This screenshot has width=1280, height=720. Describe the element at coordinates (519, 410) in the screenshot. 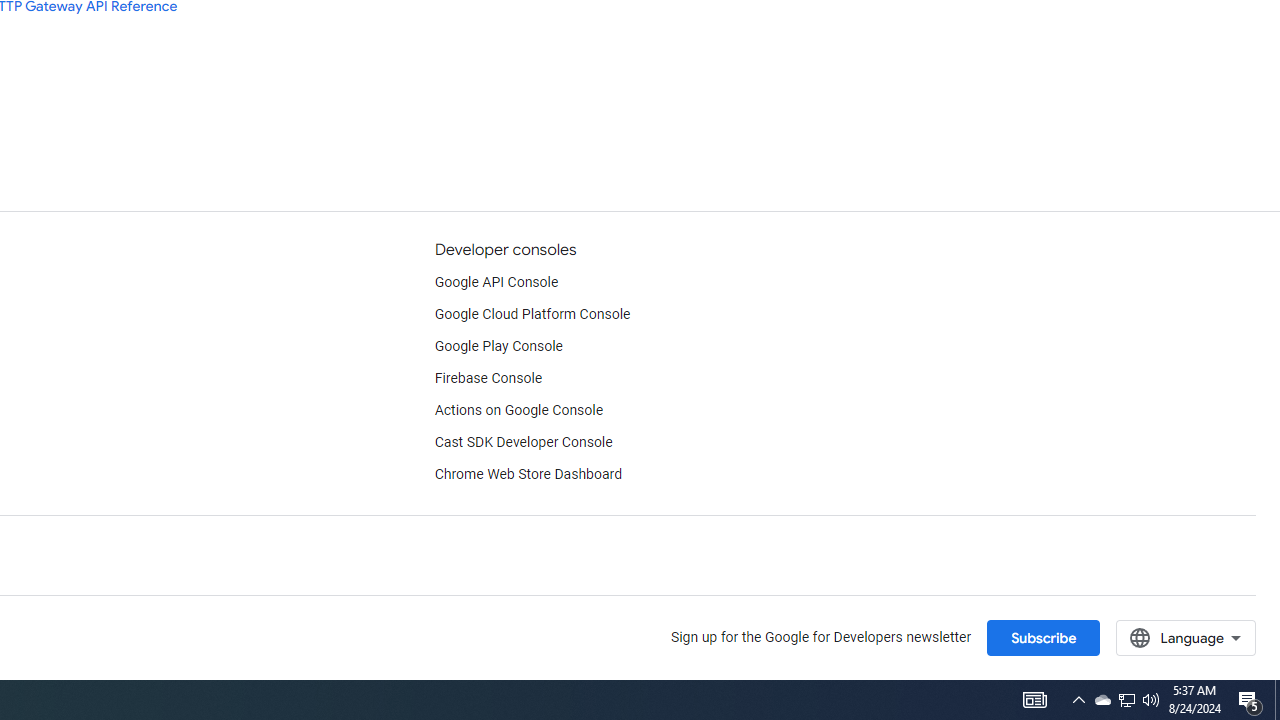

I see `'Actions on Google Console'` at that location.